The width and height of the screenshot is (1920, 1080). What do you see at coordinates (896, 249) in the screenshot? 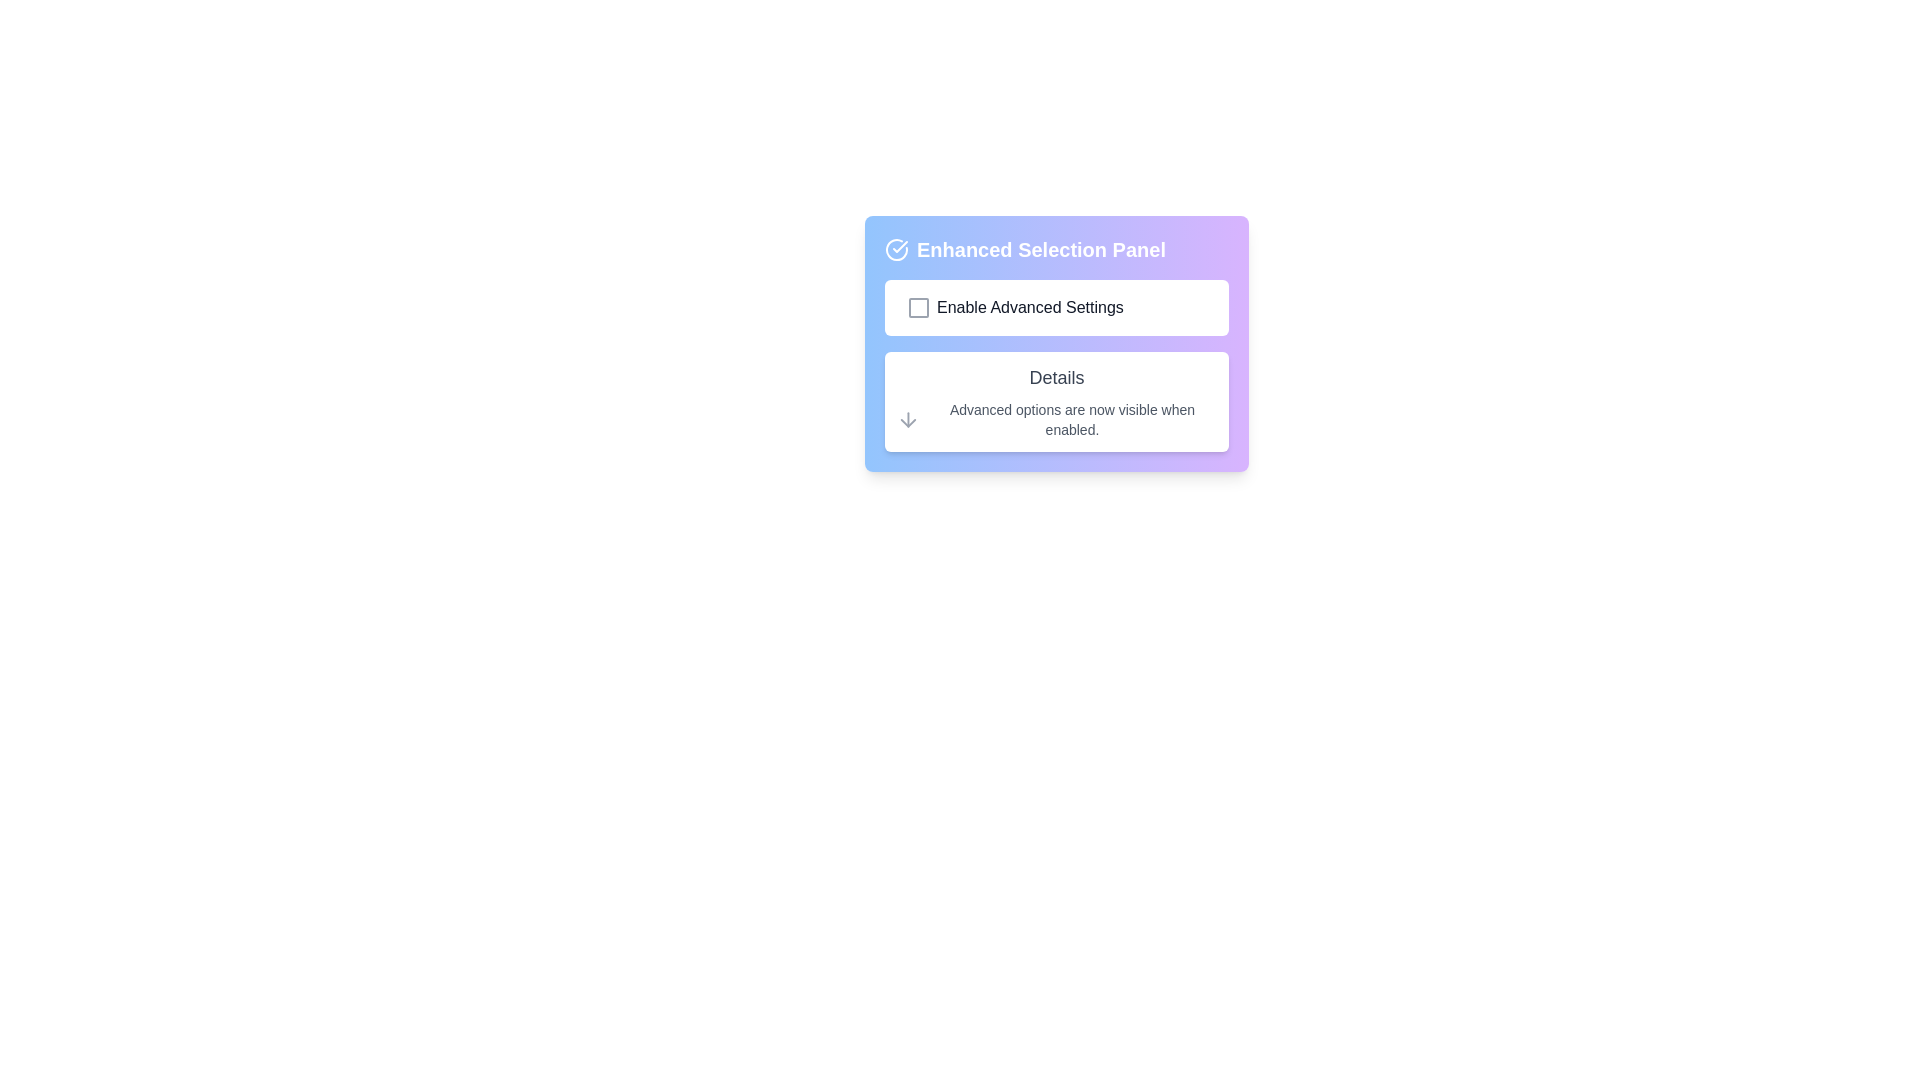
I see `the circular checkmark icon located in the header of the 'Enhanced Selection Panel', which is styled with a white stroke and positioned to the left of the text` at bounding box center [896, 249].